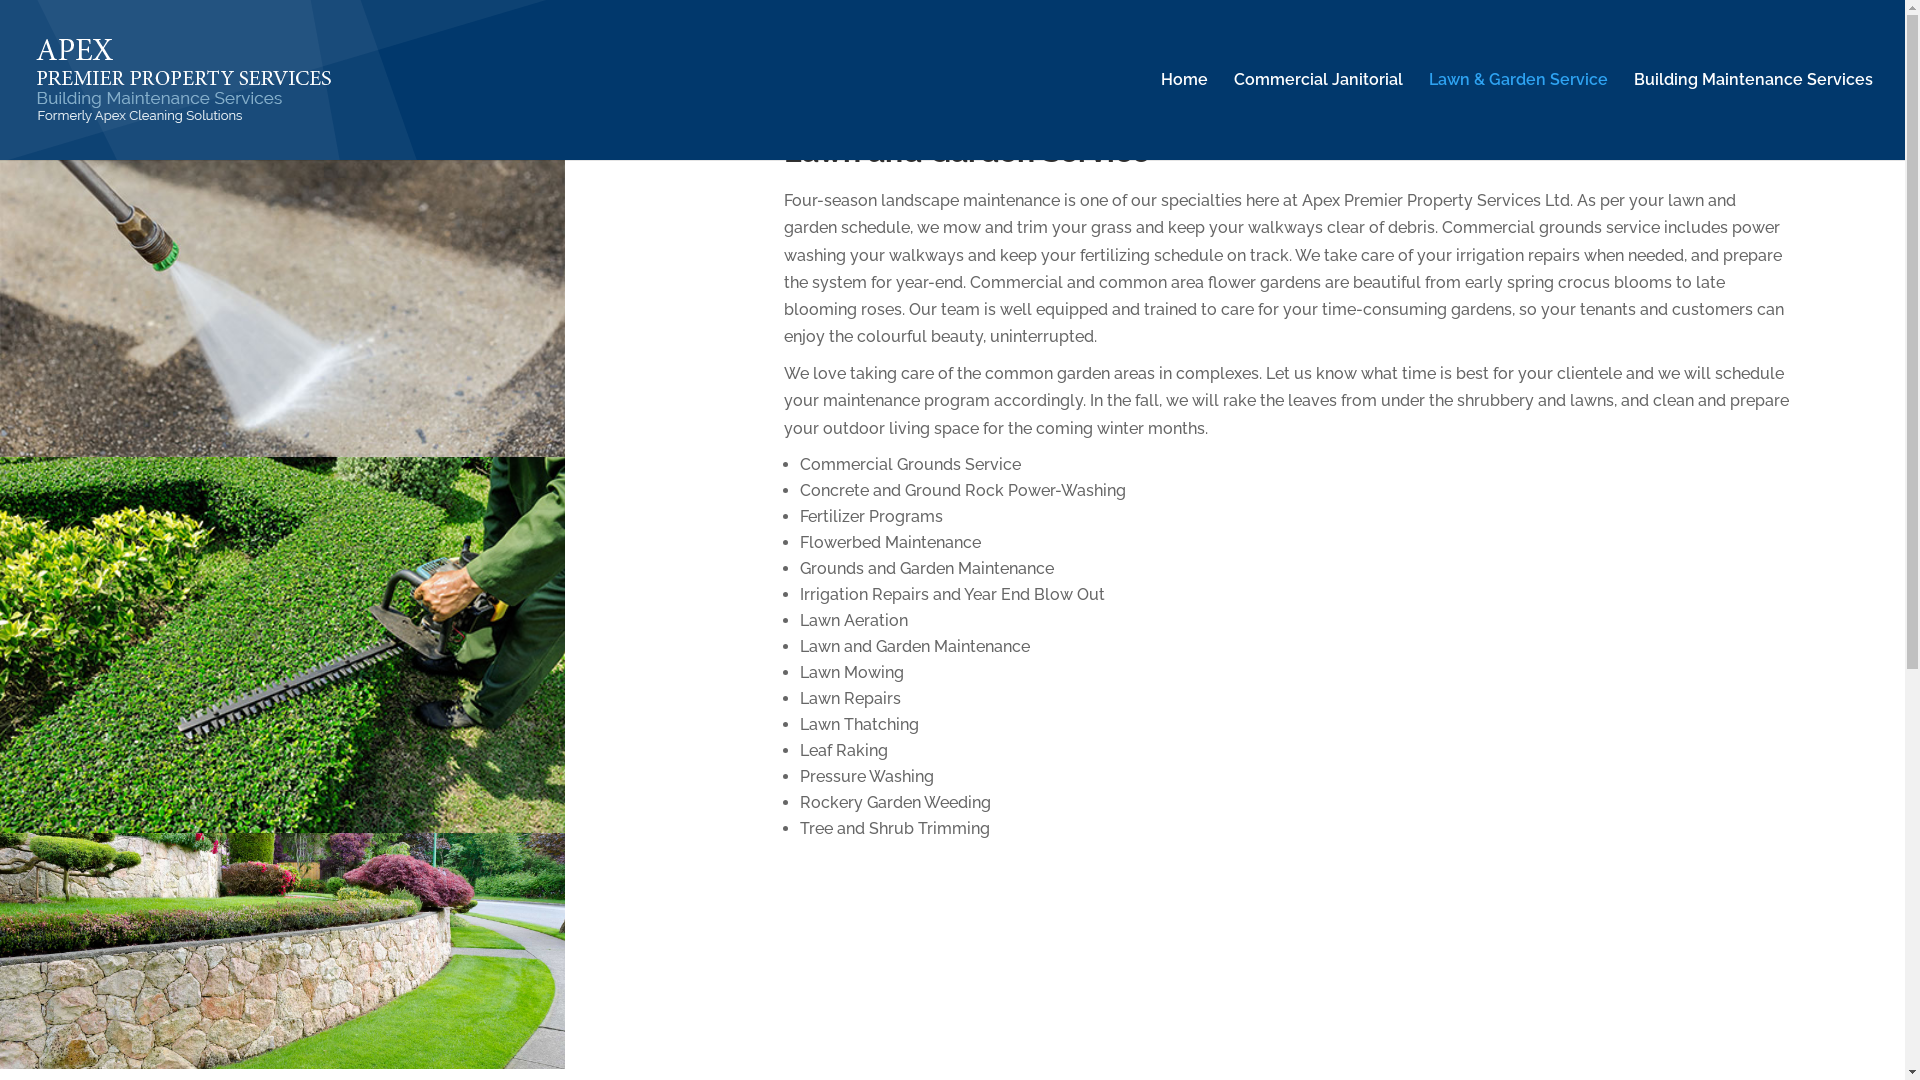 Image resolution: width=1920 pixels, height=1080 pixels. What do you see at coordinates (1518, 116) in the screenshot?
I see `'Lawn & Garden Service'` at bounding box center [1518, 116].